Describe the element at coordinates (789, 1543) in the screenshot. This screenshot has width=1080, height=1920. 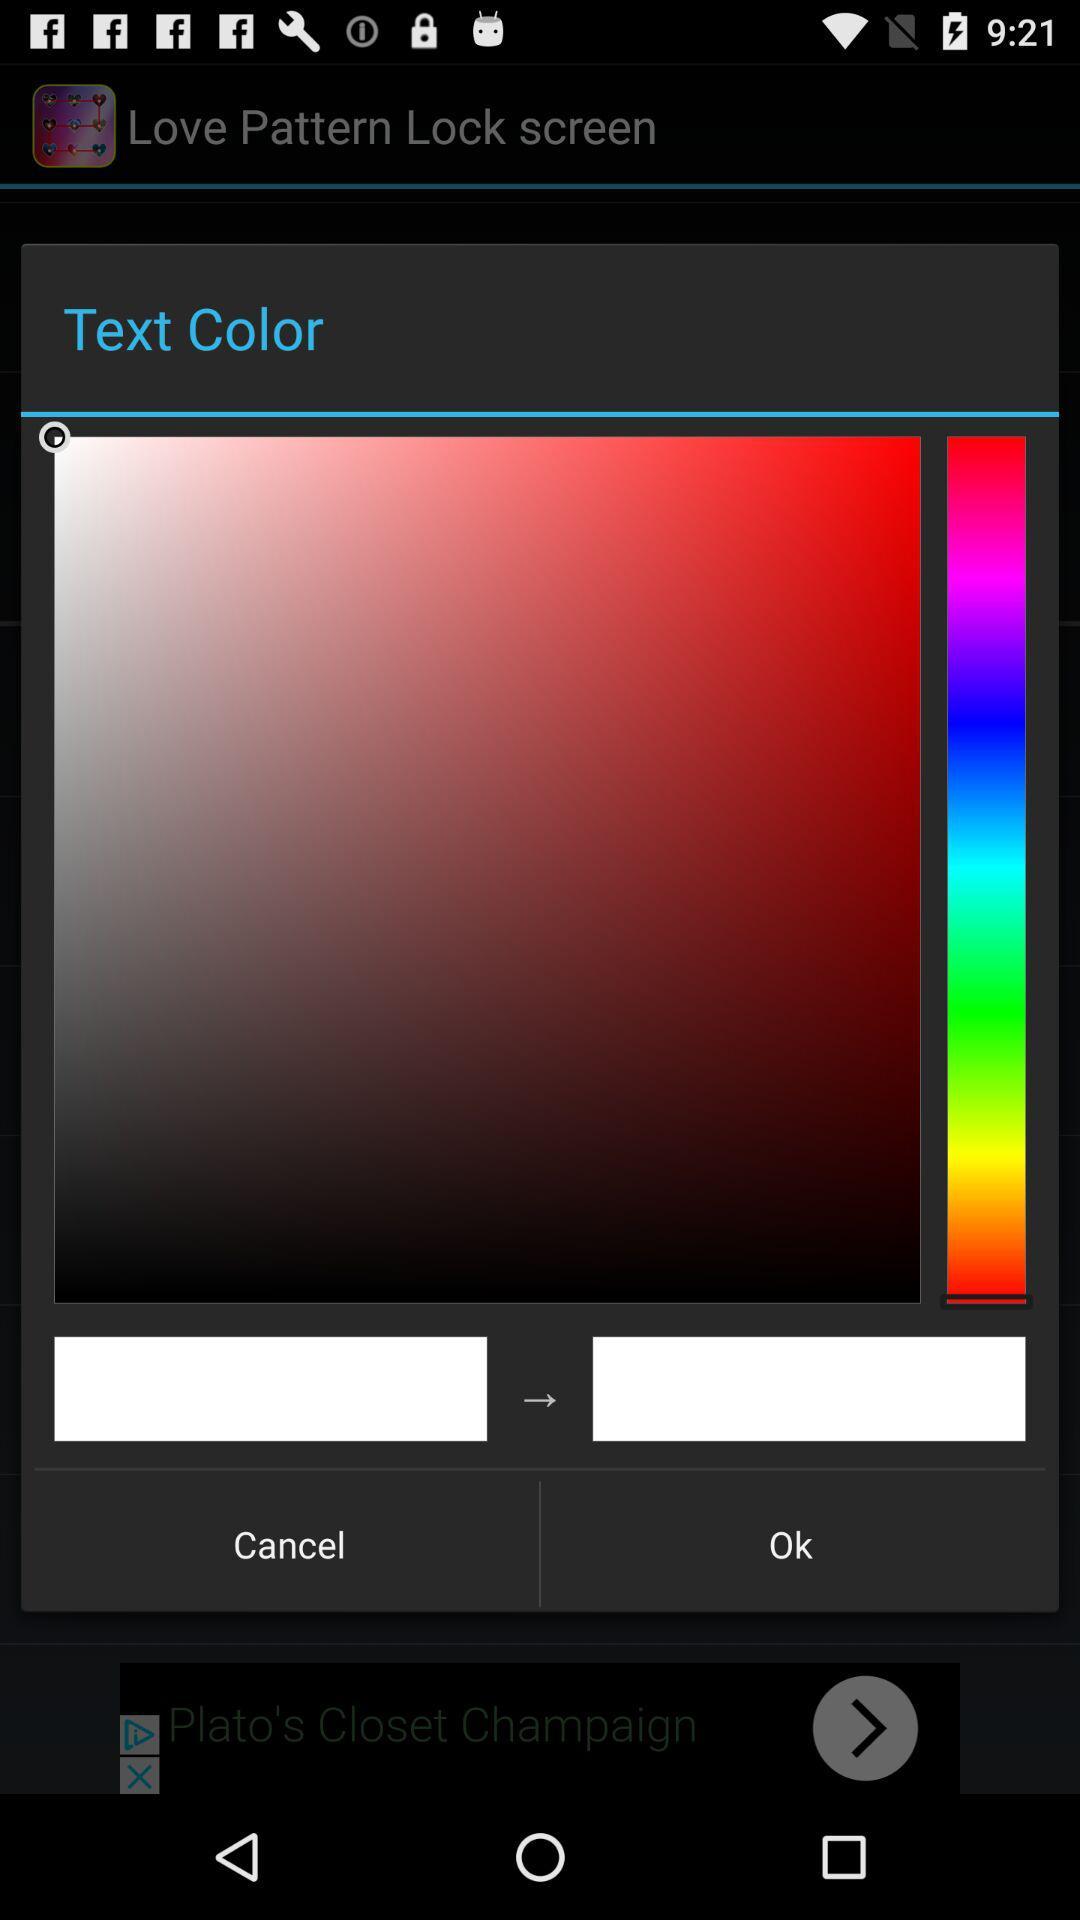
I see `the item to the right of cancel` at that location.